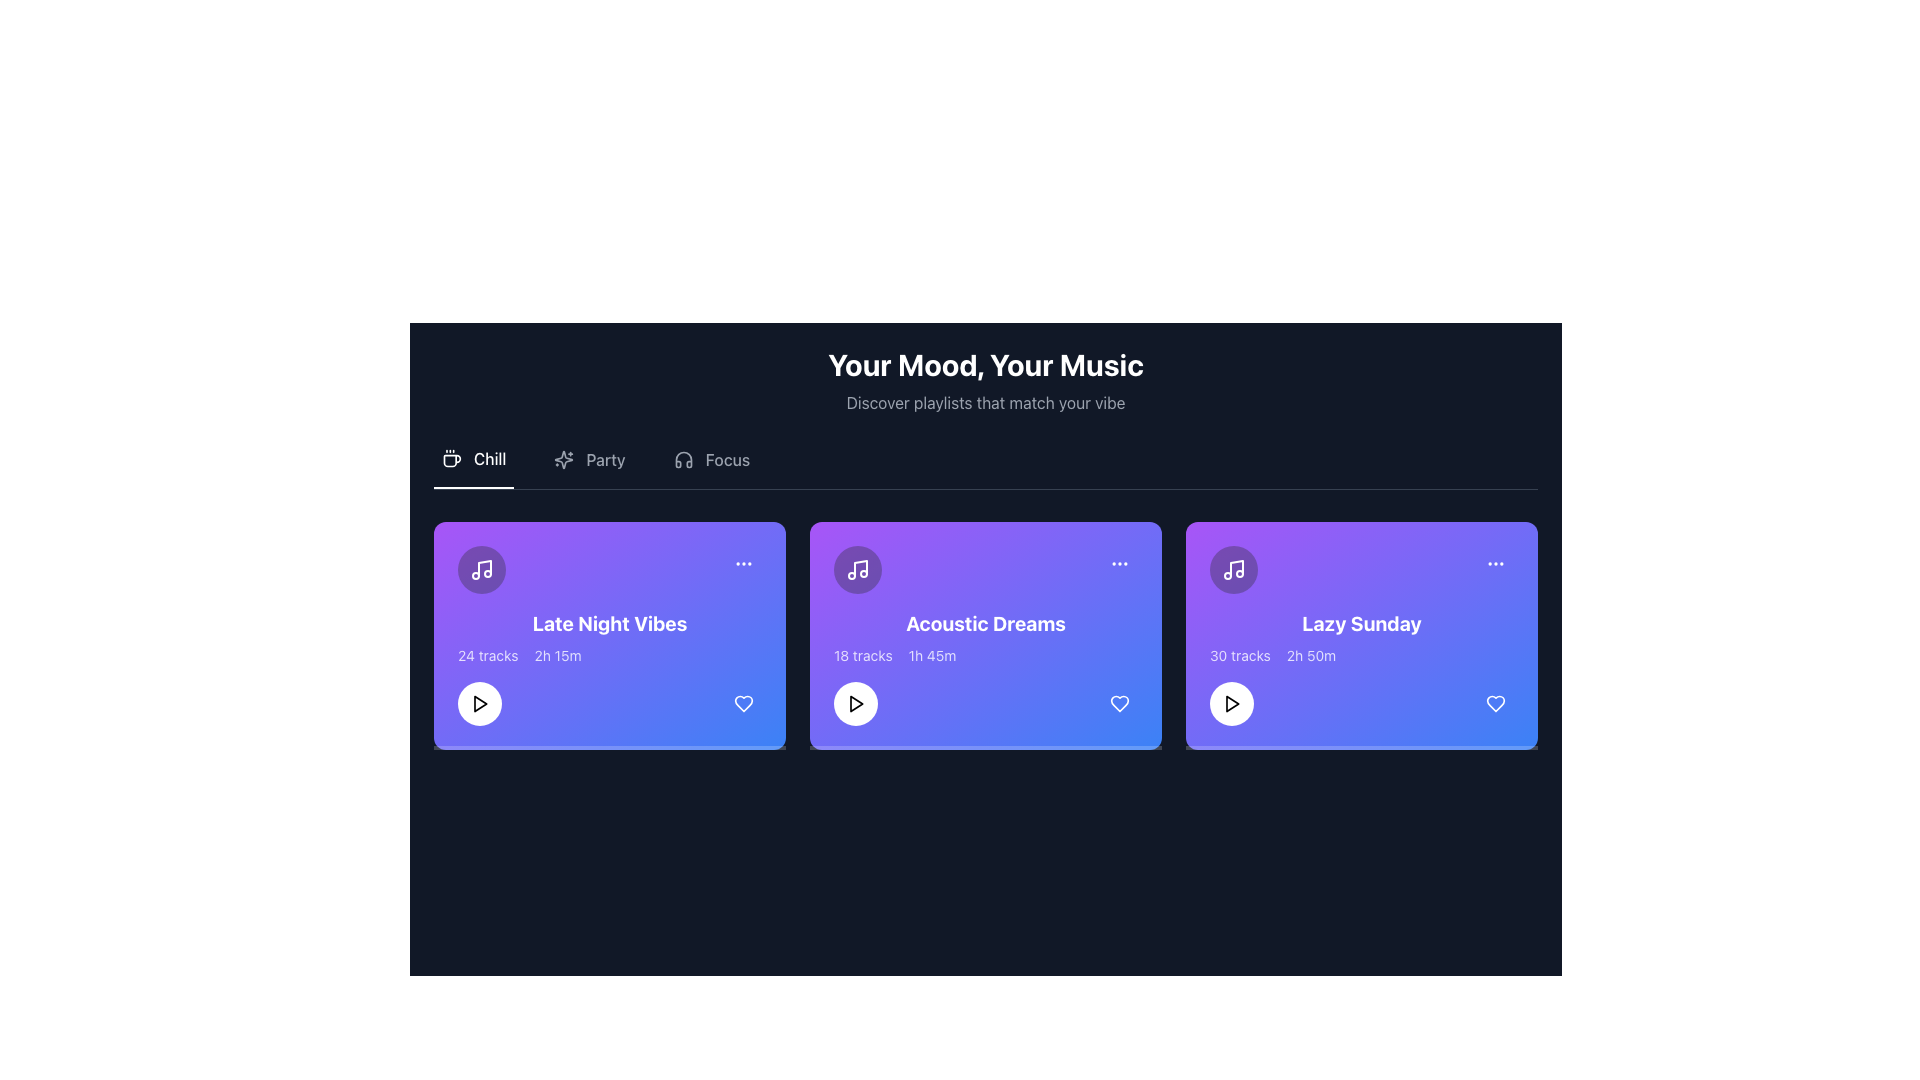 The height and width of the screenshot is (1080, 1920). What do you see at coordinates (604, 459) in the screenshot?
I see `the 'Party' text label, which is the second item in the navigation menu, styled in light gray on a dark blue background` at bounding box center [604, 459].